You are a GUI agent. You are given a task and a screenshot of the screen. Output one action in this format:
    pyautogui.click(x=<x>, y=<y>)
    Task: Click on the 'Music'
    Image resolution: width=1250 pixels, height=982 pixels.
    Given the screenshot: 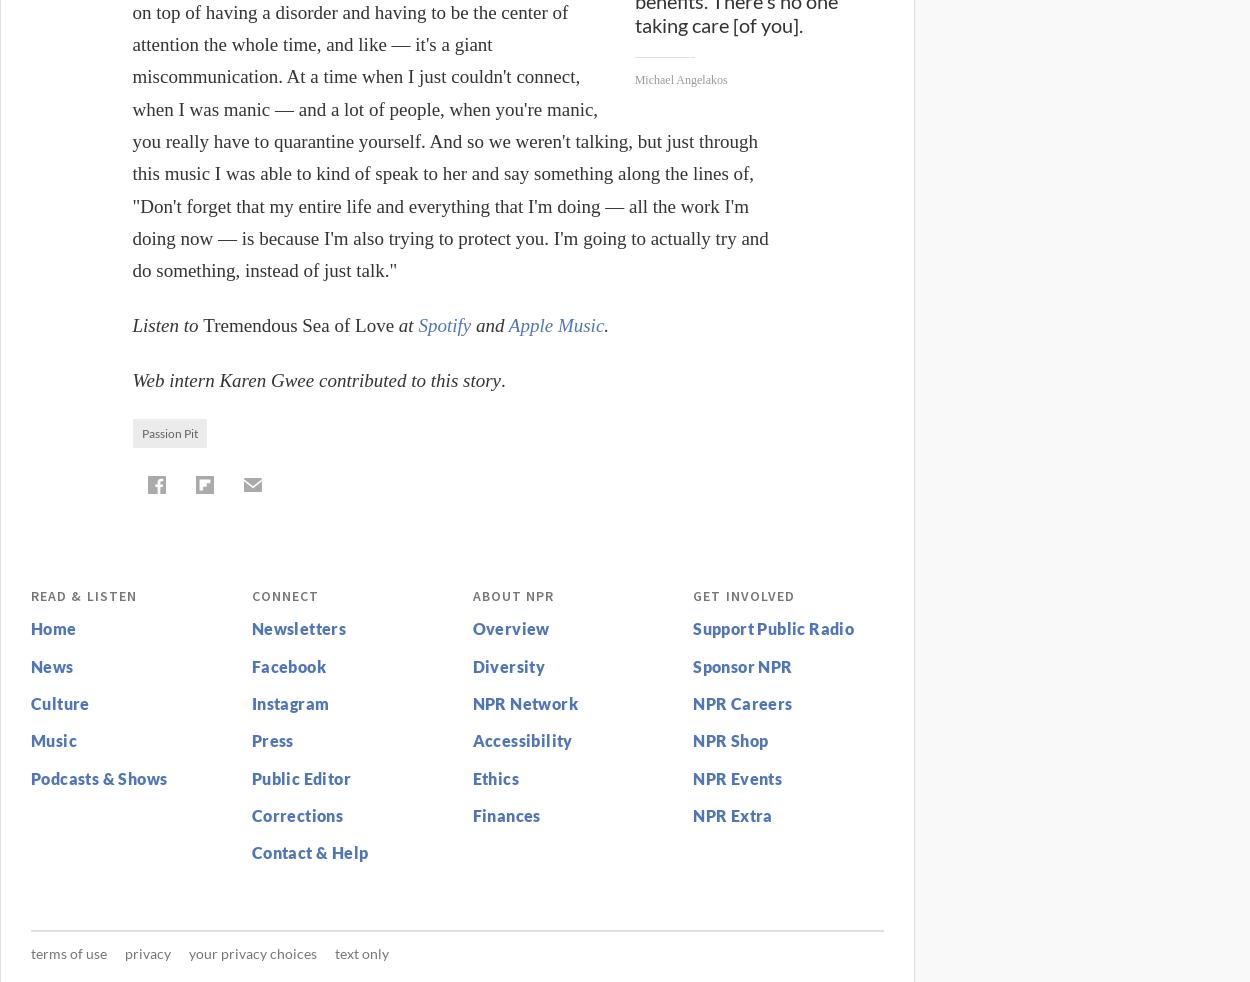 What is the action you would take?
    pyautogui.click(x=54, y=740)
    